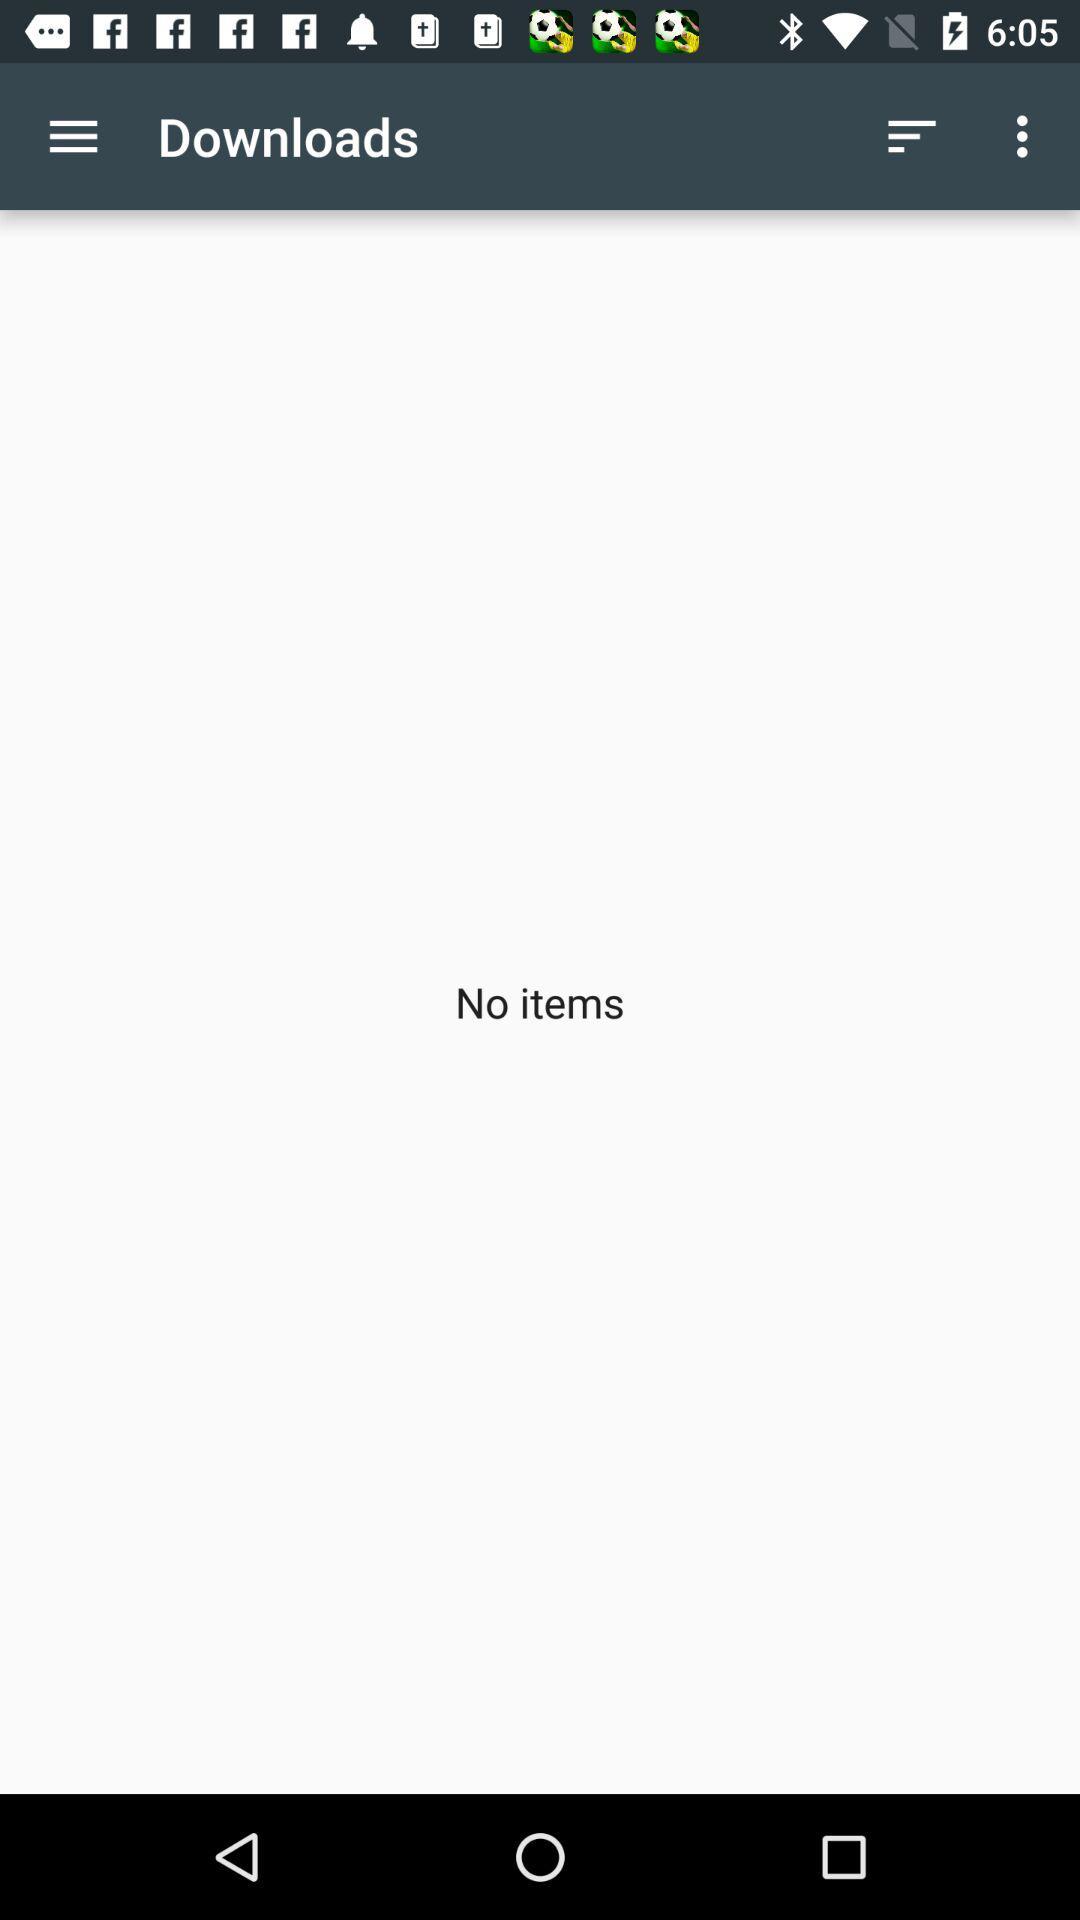  What do you see at coordinates (72, 135) in the screenshot?
I see `the app to the left of downloads` at bounding box center [72, 135].